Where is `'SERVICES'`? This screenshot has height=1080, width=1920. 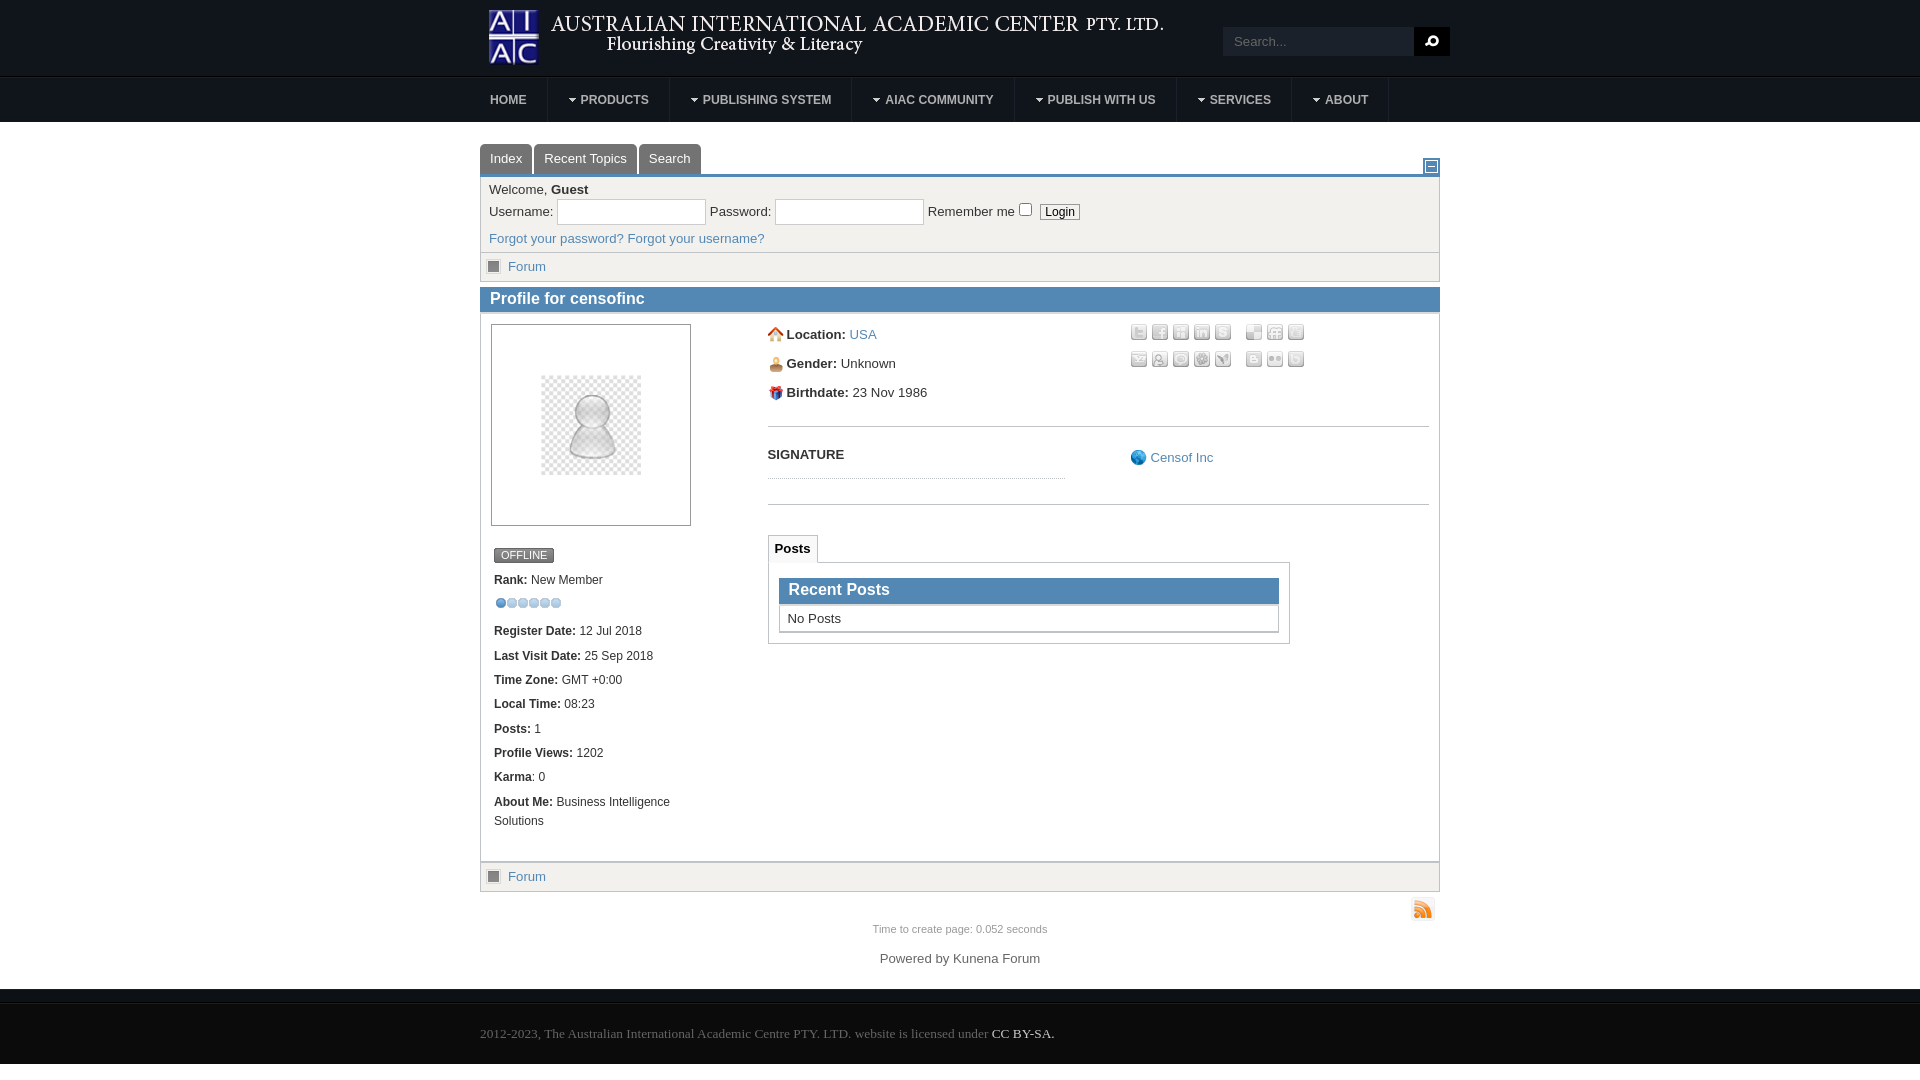
'SERVICES' is located at coordinates (1233, 100).